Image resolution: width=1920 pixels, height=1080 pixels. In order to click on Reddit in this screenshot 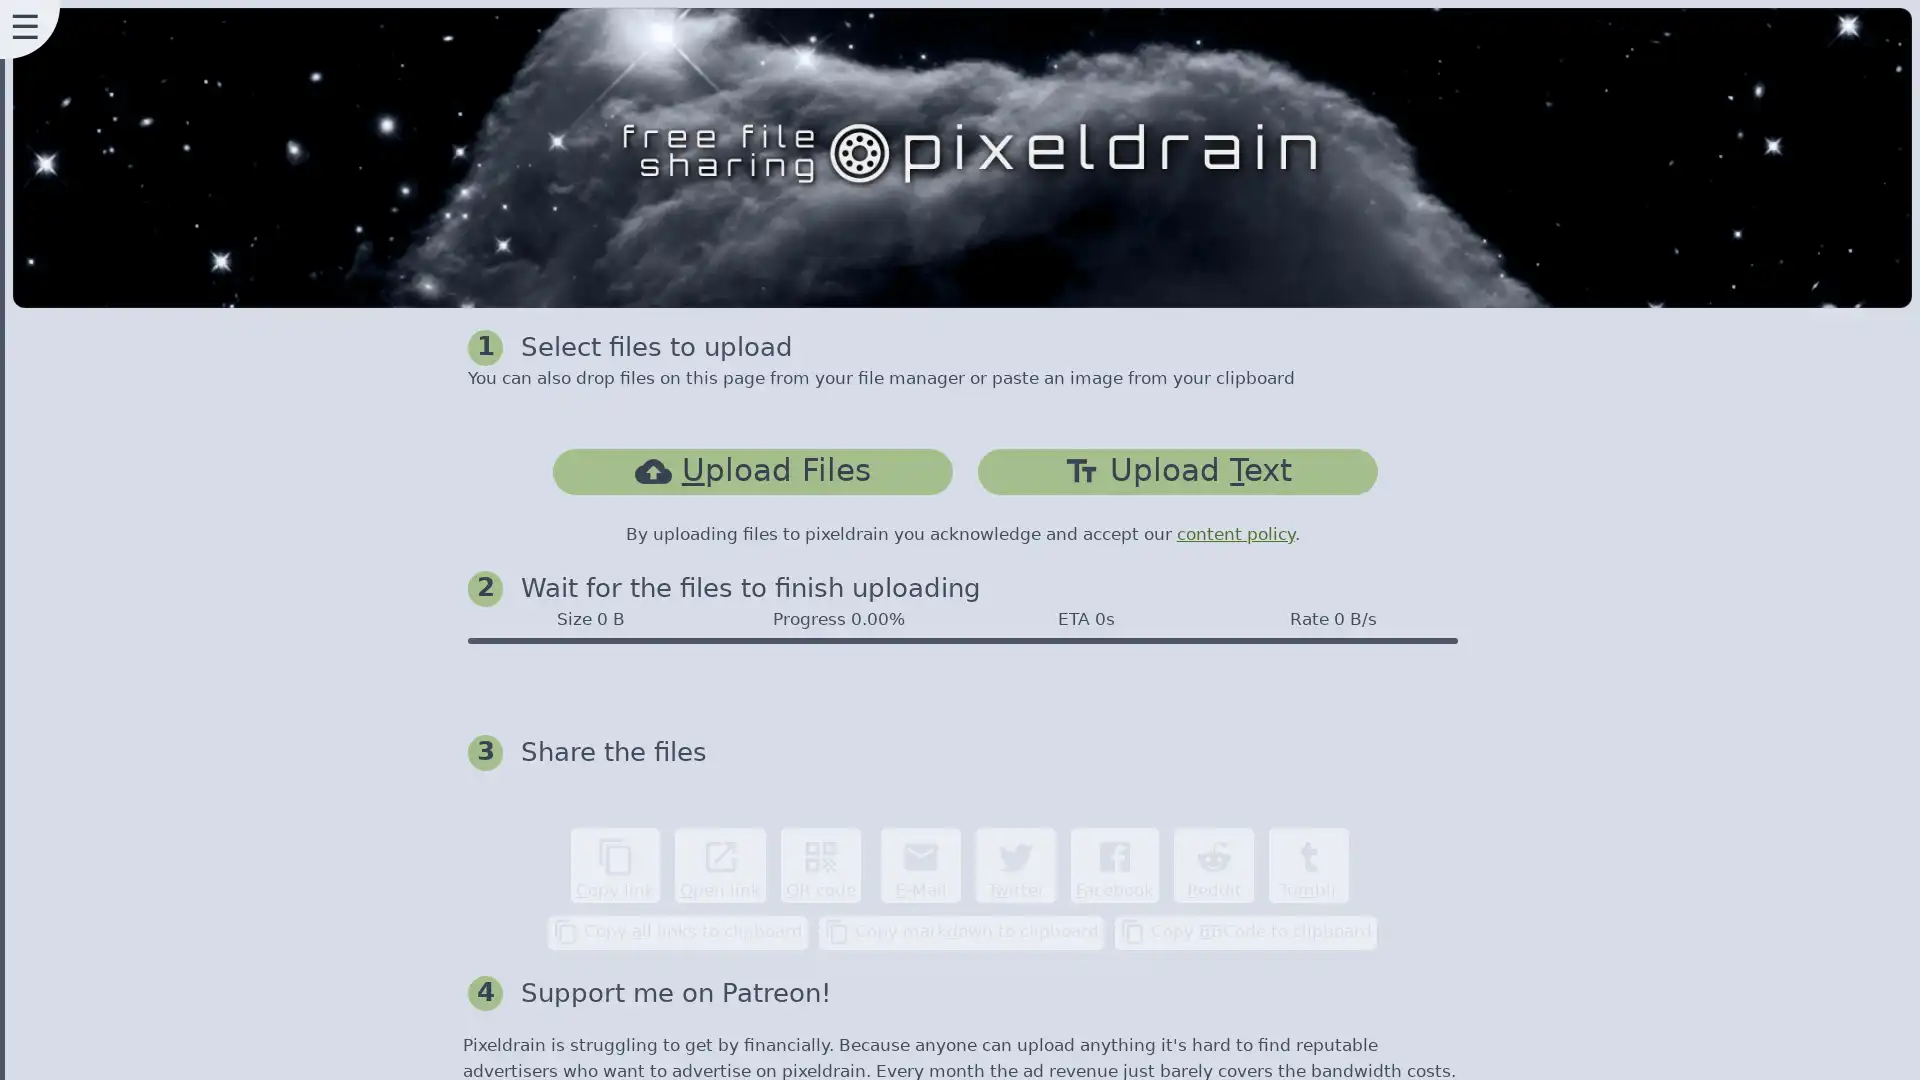, I will do `click(1356, 864)`.